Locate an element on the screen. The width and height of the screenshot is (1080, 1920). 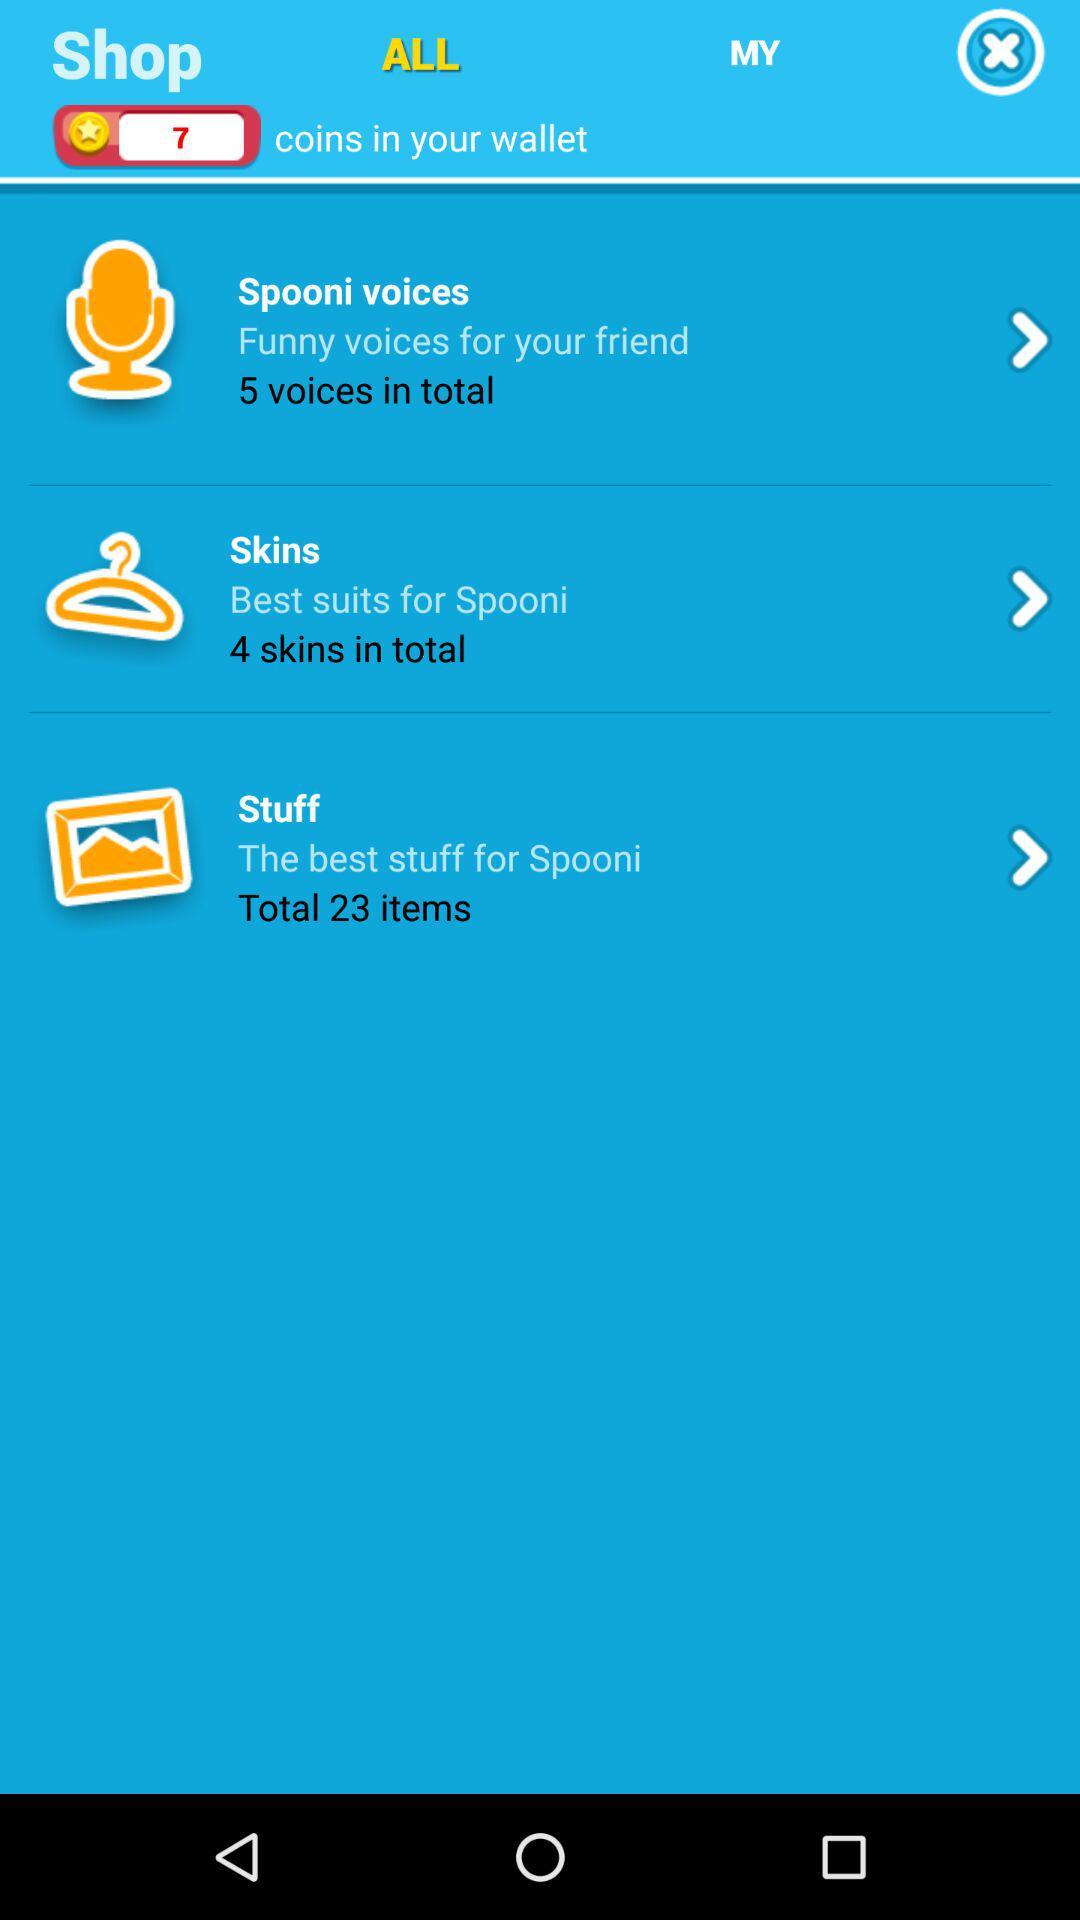
tab is located at coordinates (1000, 52).